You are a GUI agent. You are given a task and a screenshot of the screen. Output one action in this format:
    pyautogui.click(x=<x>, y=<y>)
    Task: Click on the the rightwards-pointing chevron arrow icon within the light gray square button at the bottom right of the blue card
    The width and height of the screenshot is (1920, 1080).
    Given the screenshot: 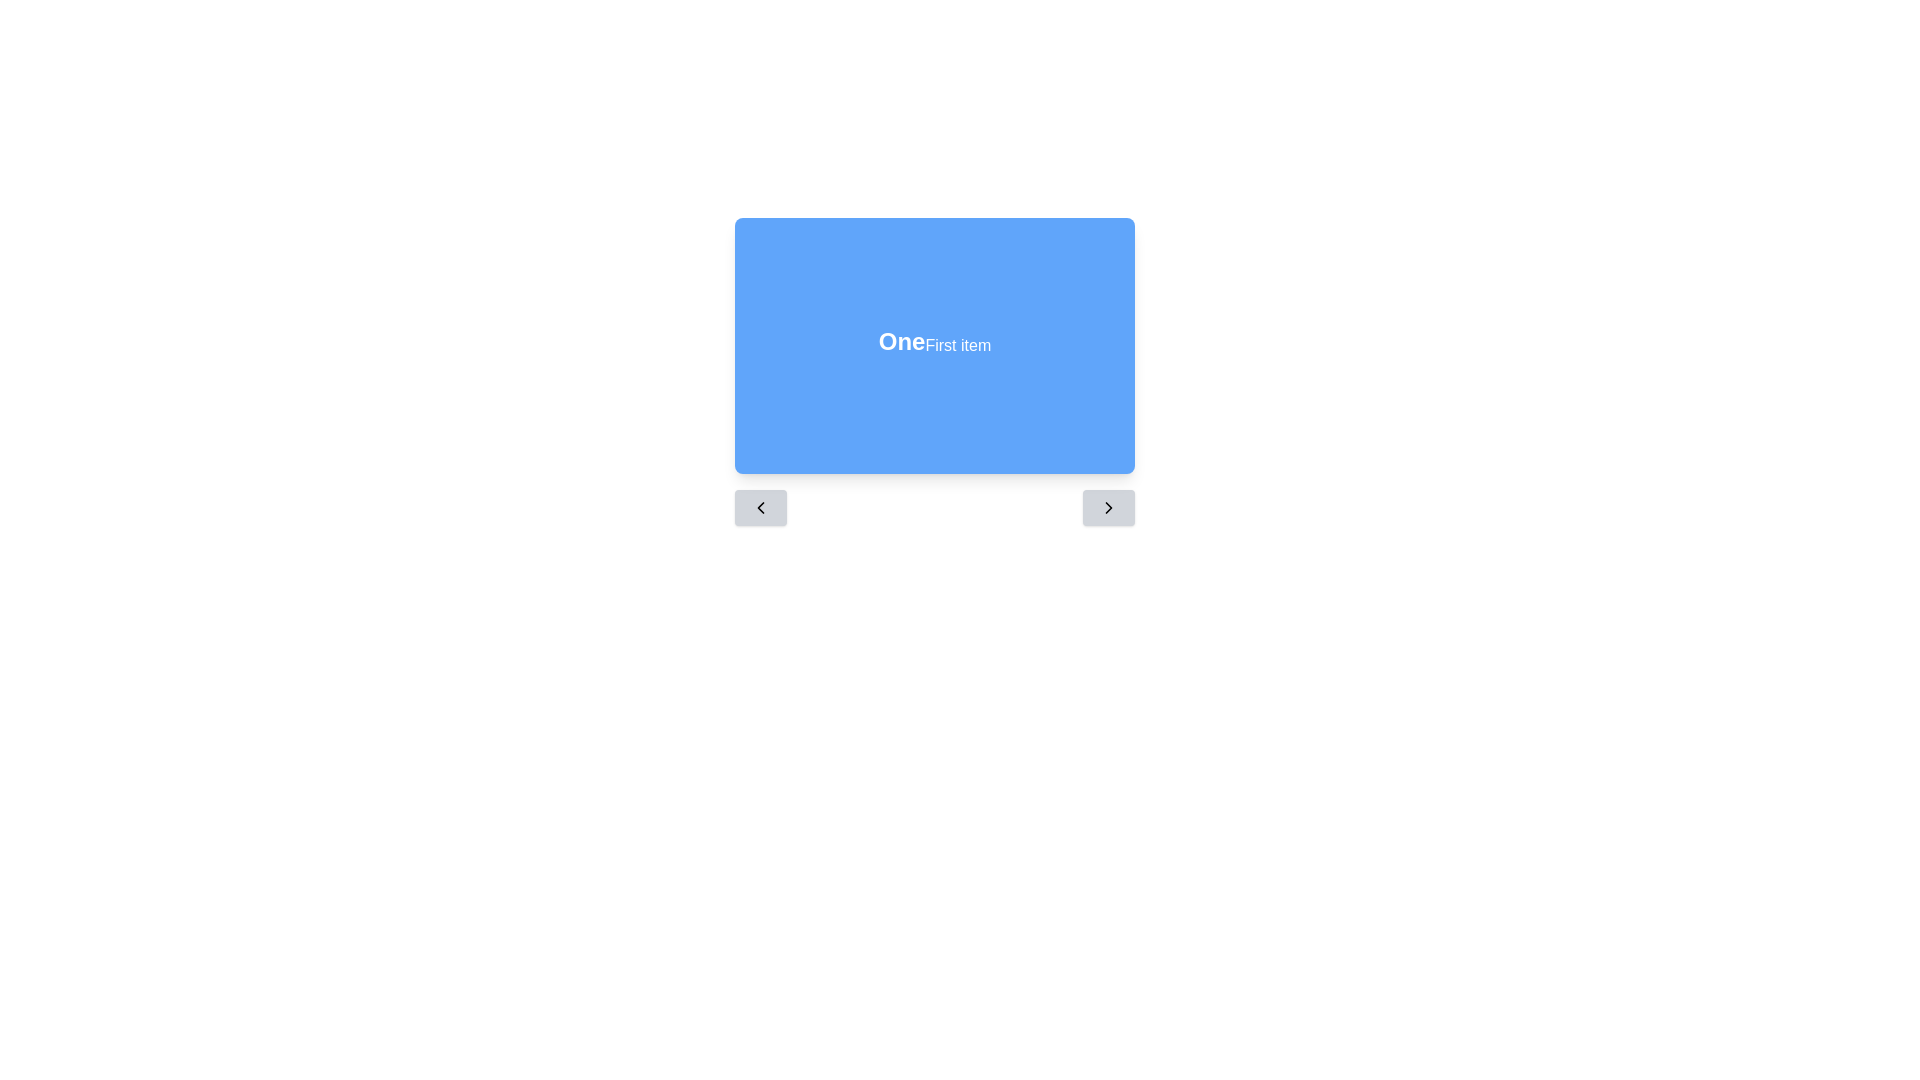 What is the action you would take?
    pyautogui.click(x=1107, y=507)
    